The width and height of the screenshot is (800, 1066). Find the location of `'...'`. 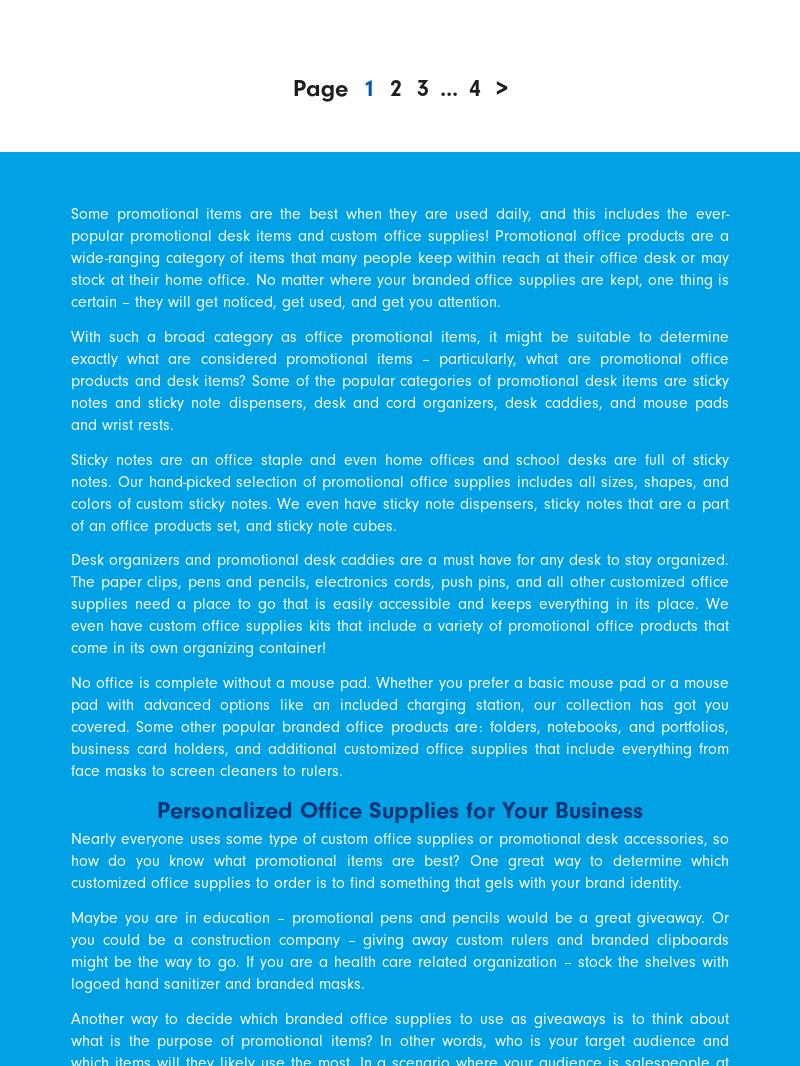

'...' is located at coordinates (432, 85).